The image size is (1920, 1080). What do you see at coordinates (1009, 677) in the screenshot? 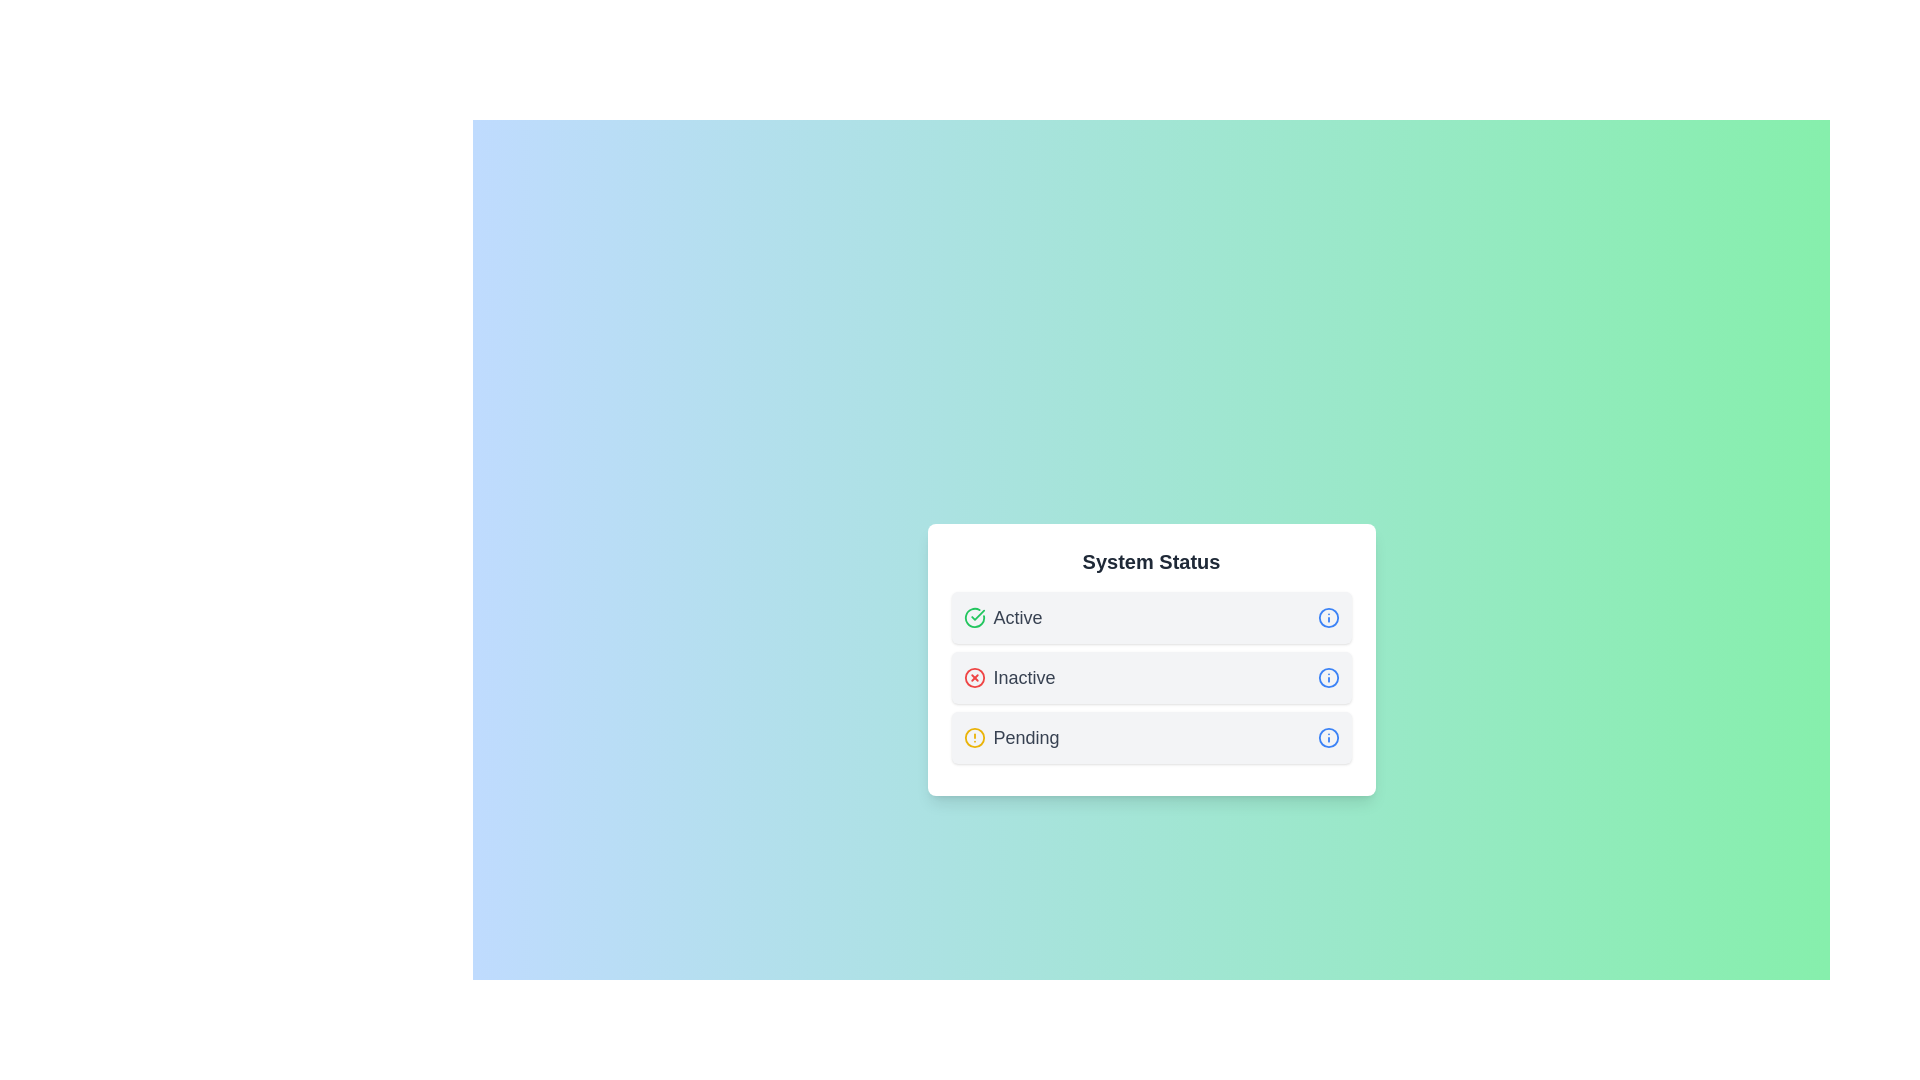
I see `the 'Inactive' status label with red icon and white 'X', which is the second item in the vertical list of status options under 'System Status'` at bounding box center [1009, 677].